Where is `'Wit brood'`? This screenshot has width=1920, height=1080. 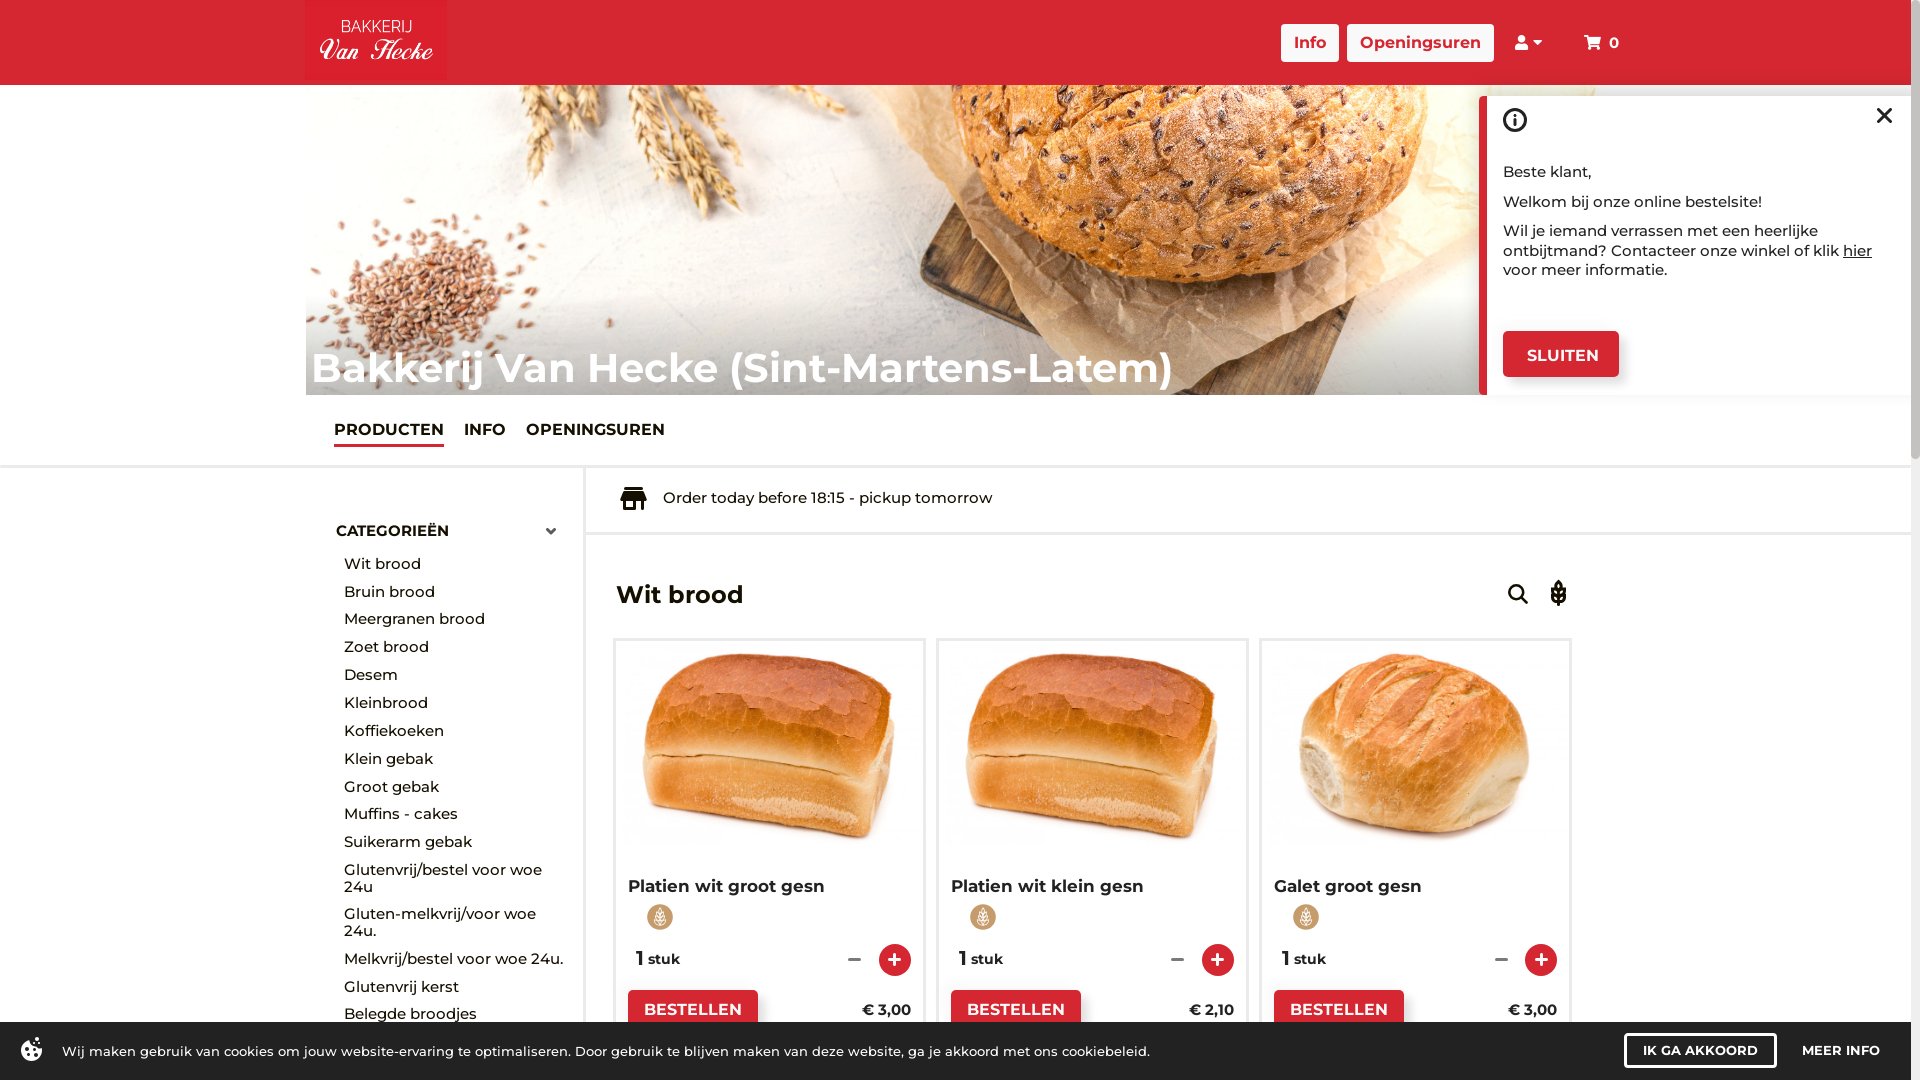
'Wit brood' is located at coordinates (456, 563).